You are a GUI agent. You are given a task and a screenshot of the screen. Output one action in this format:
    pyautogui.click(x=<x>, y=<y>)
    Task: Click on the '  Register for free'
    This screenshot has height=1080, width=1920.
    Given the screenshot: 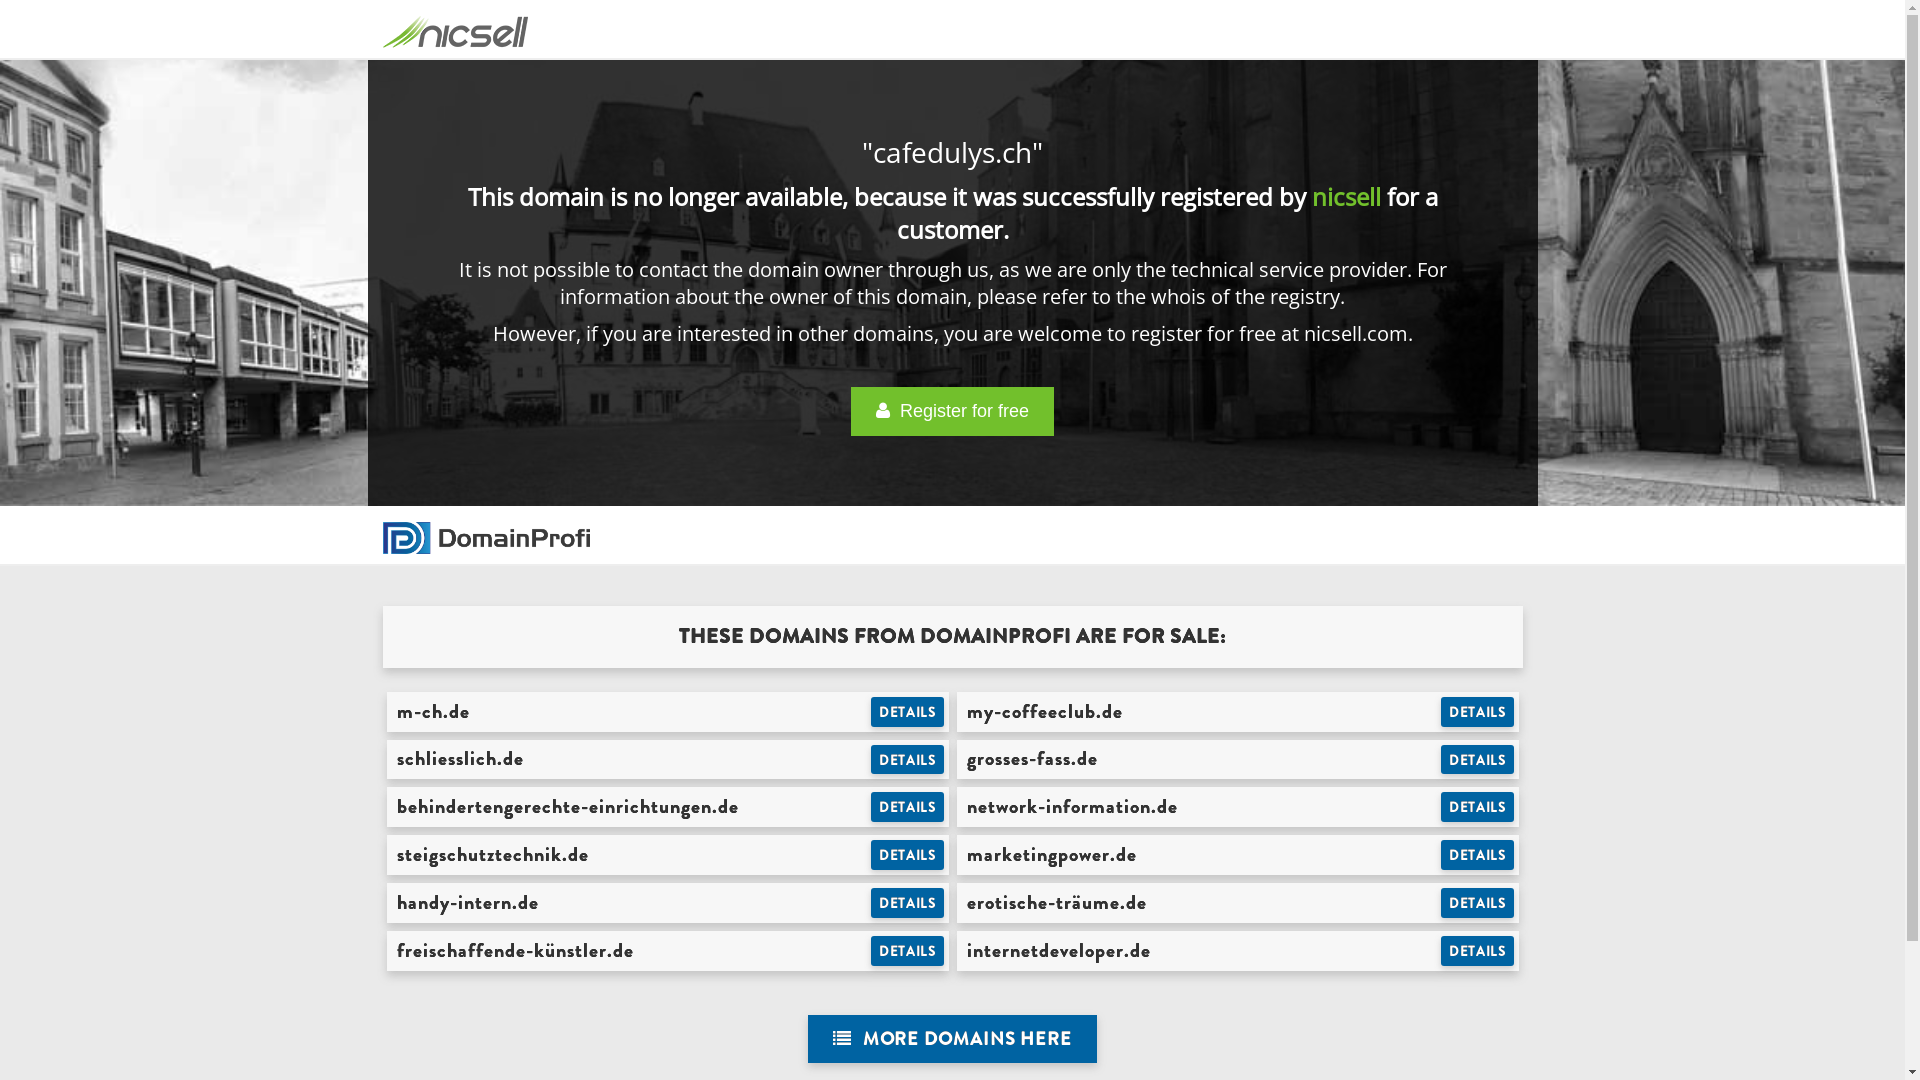 What is the action you would take?
    pyautogui.click(x=951, y=410)
    